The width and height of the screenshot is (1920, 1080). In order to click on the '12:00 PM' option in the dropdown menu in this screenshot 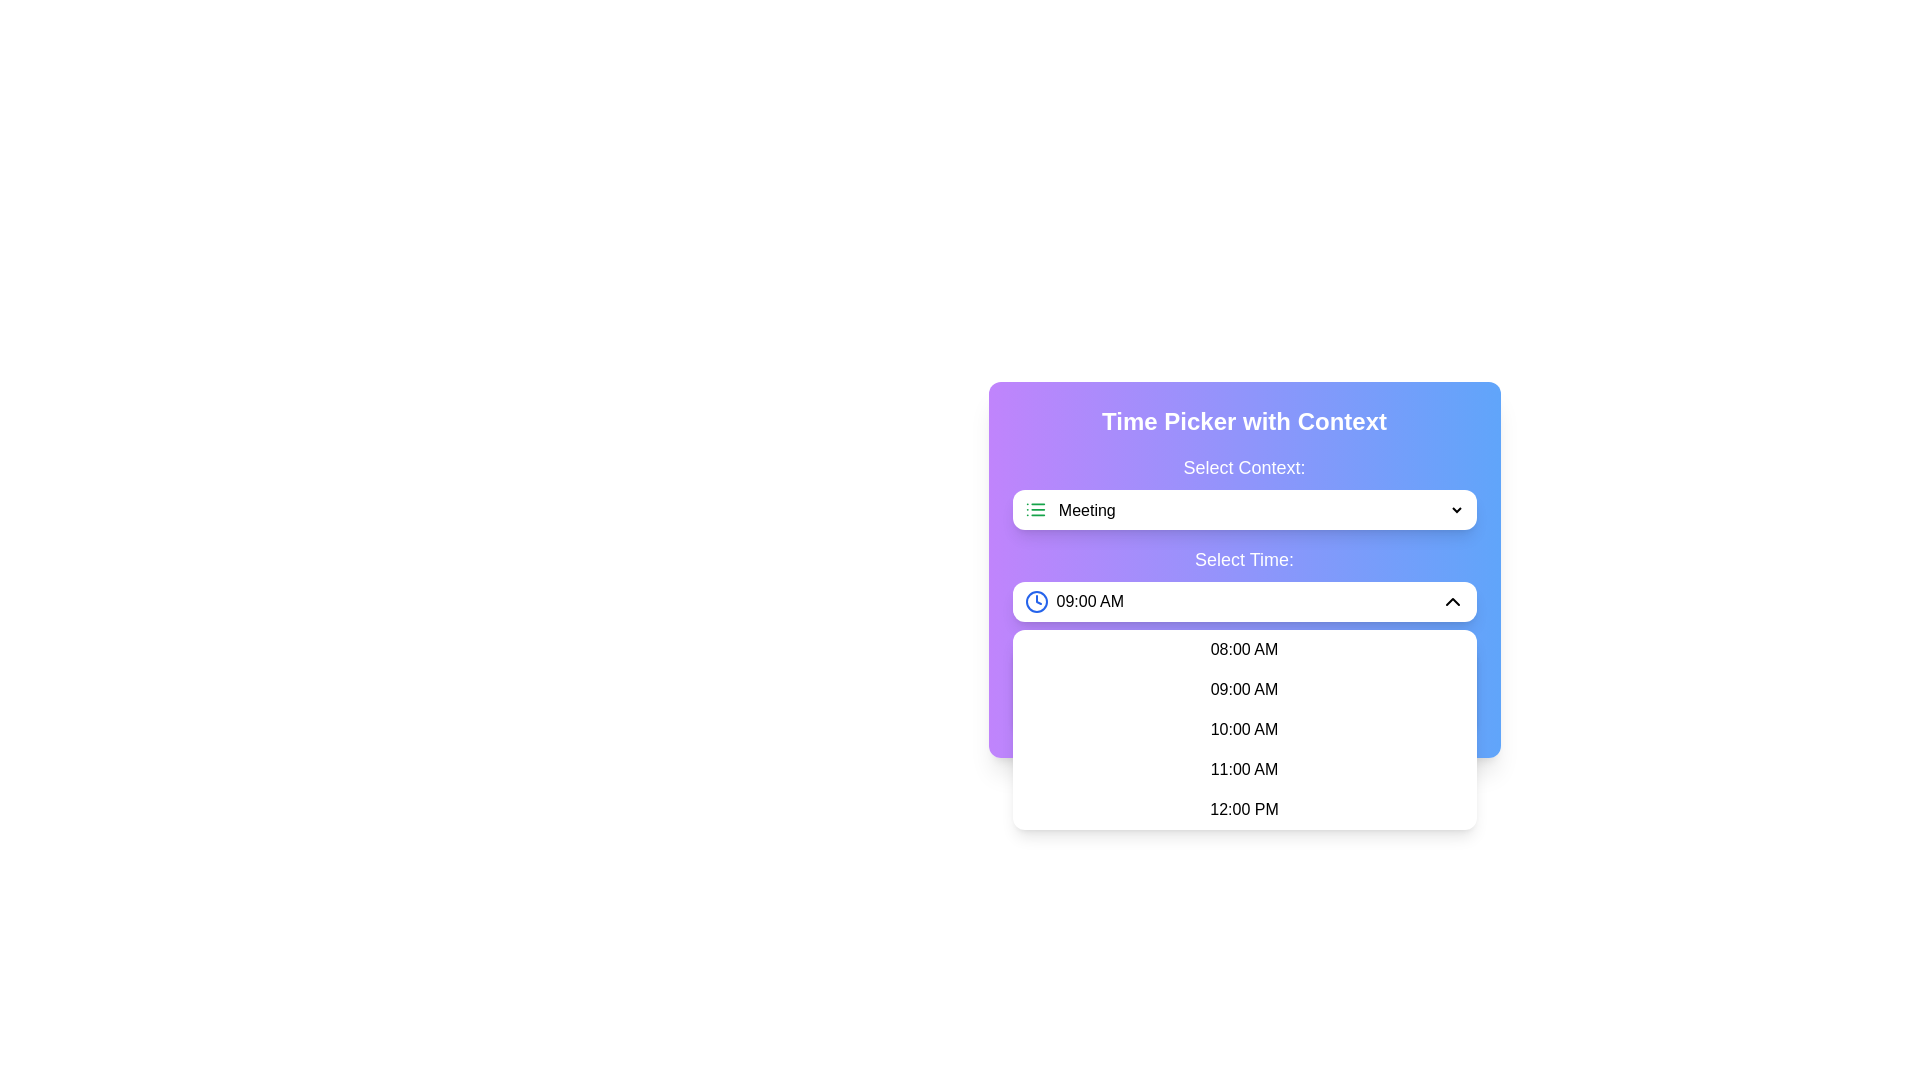, I will do `click(1243, 810)`.